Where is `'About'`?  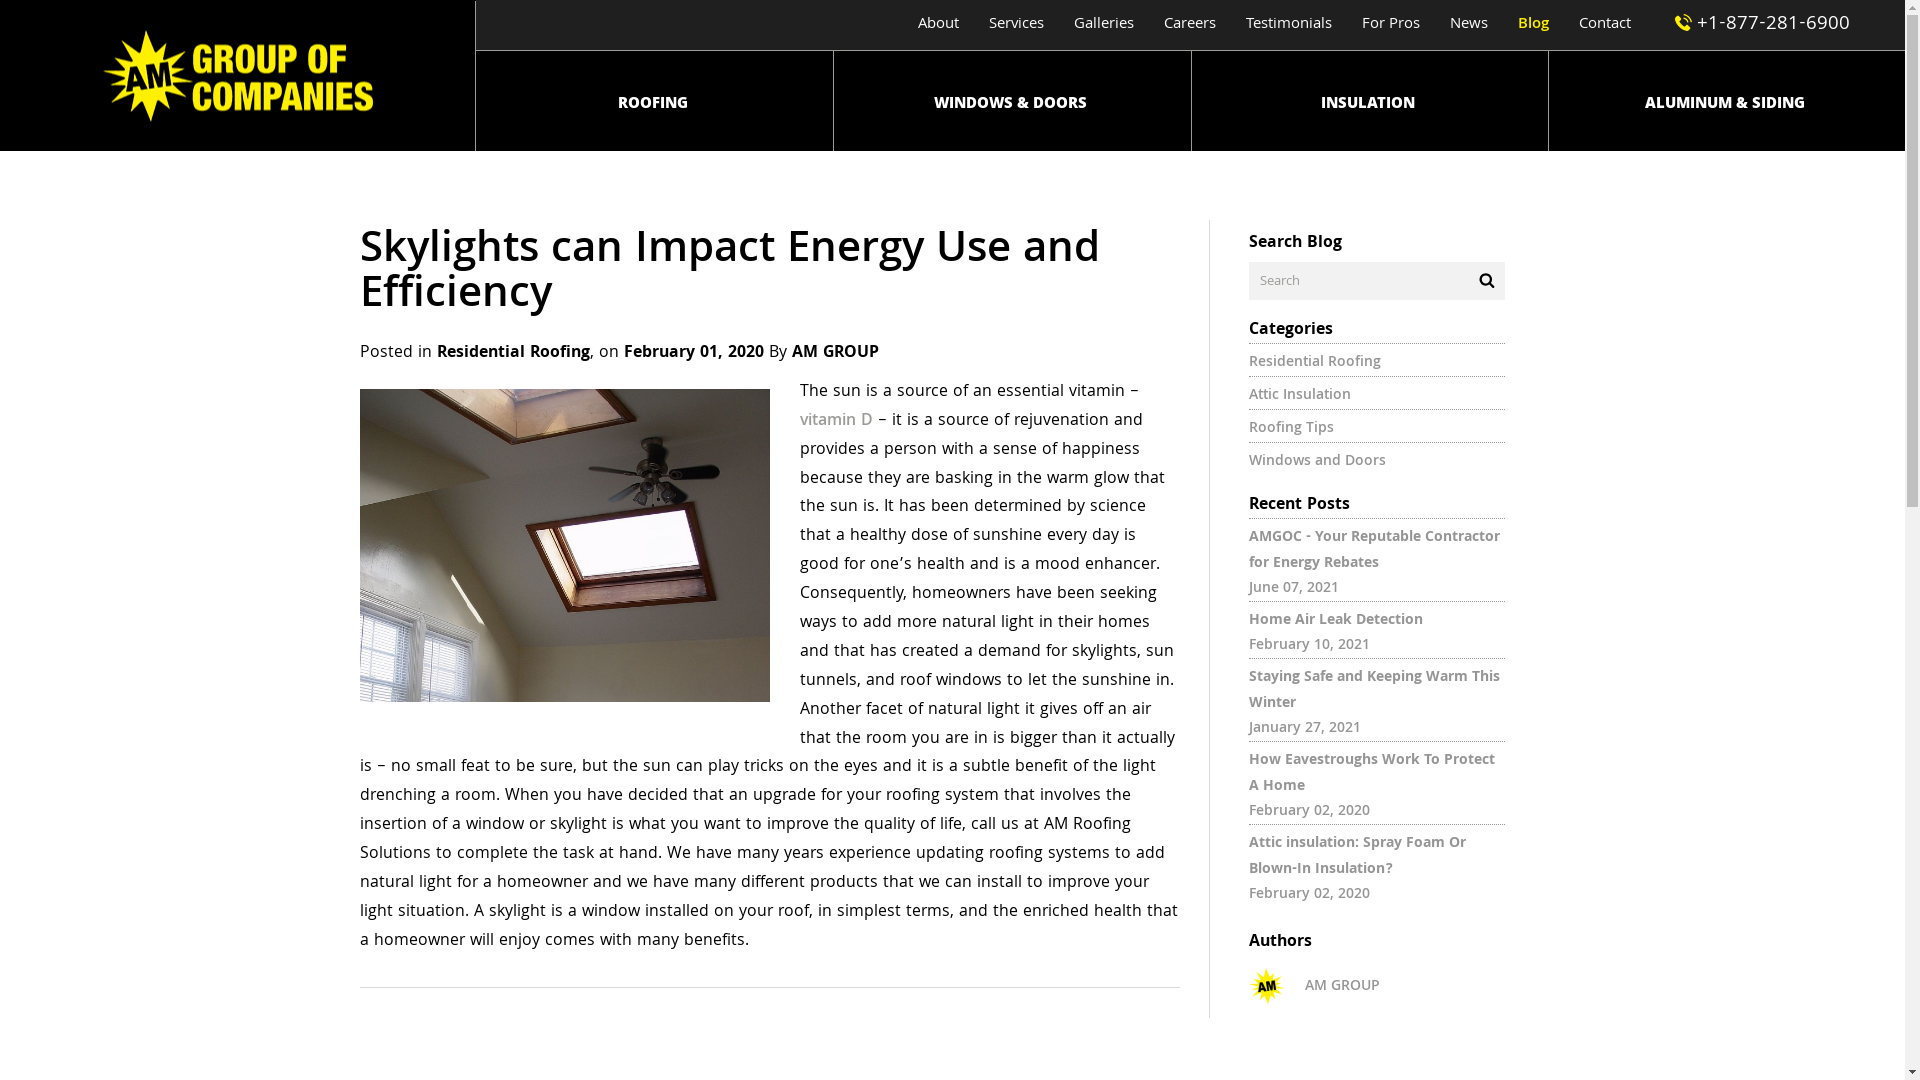
'About' is located at coordinates (937, 24).